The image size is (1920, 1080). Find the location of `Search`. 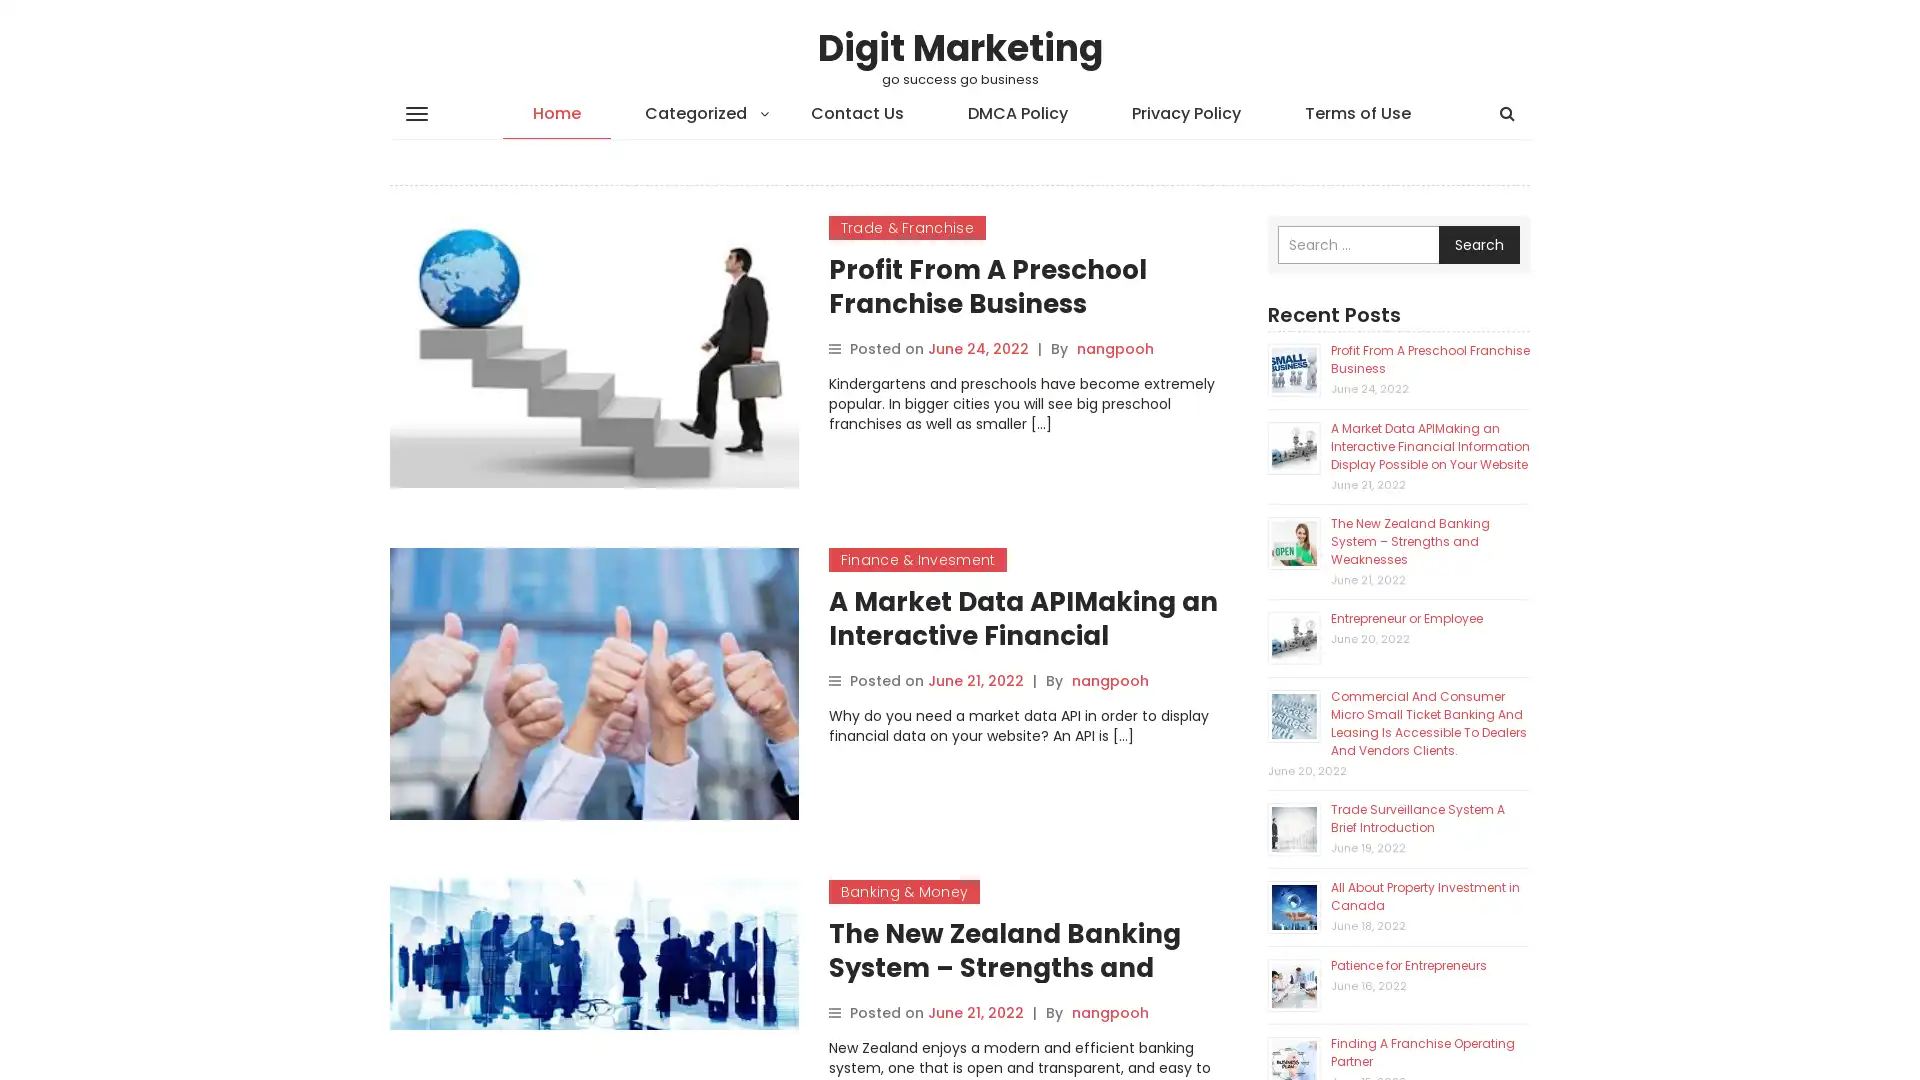

Search is located at coordinates (1479, 244).